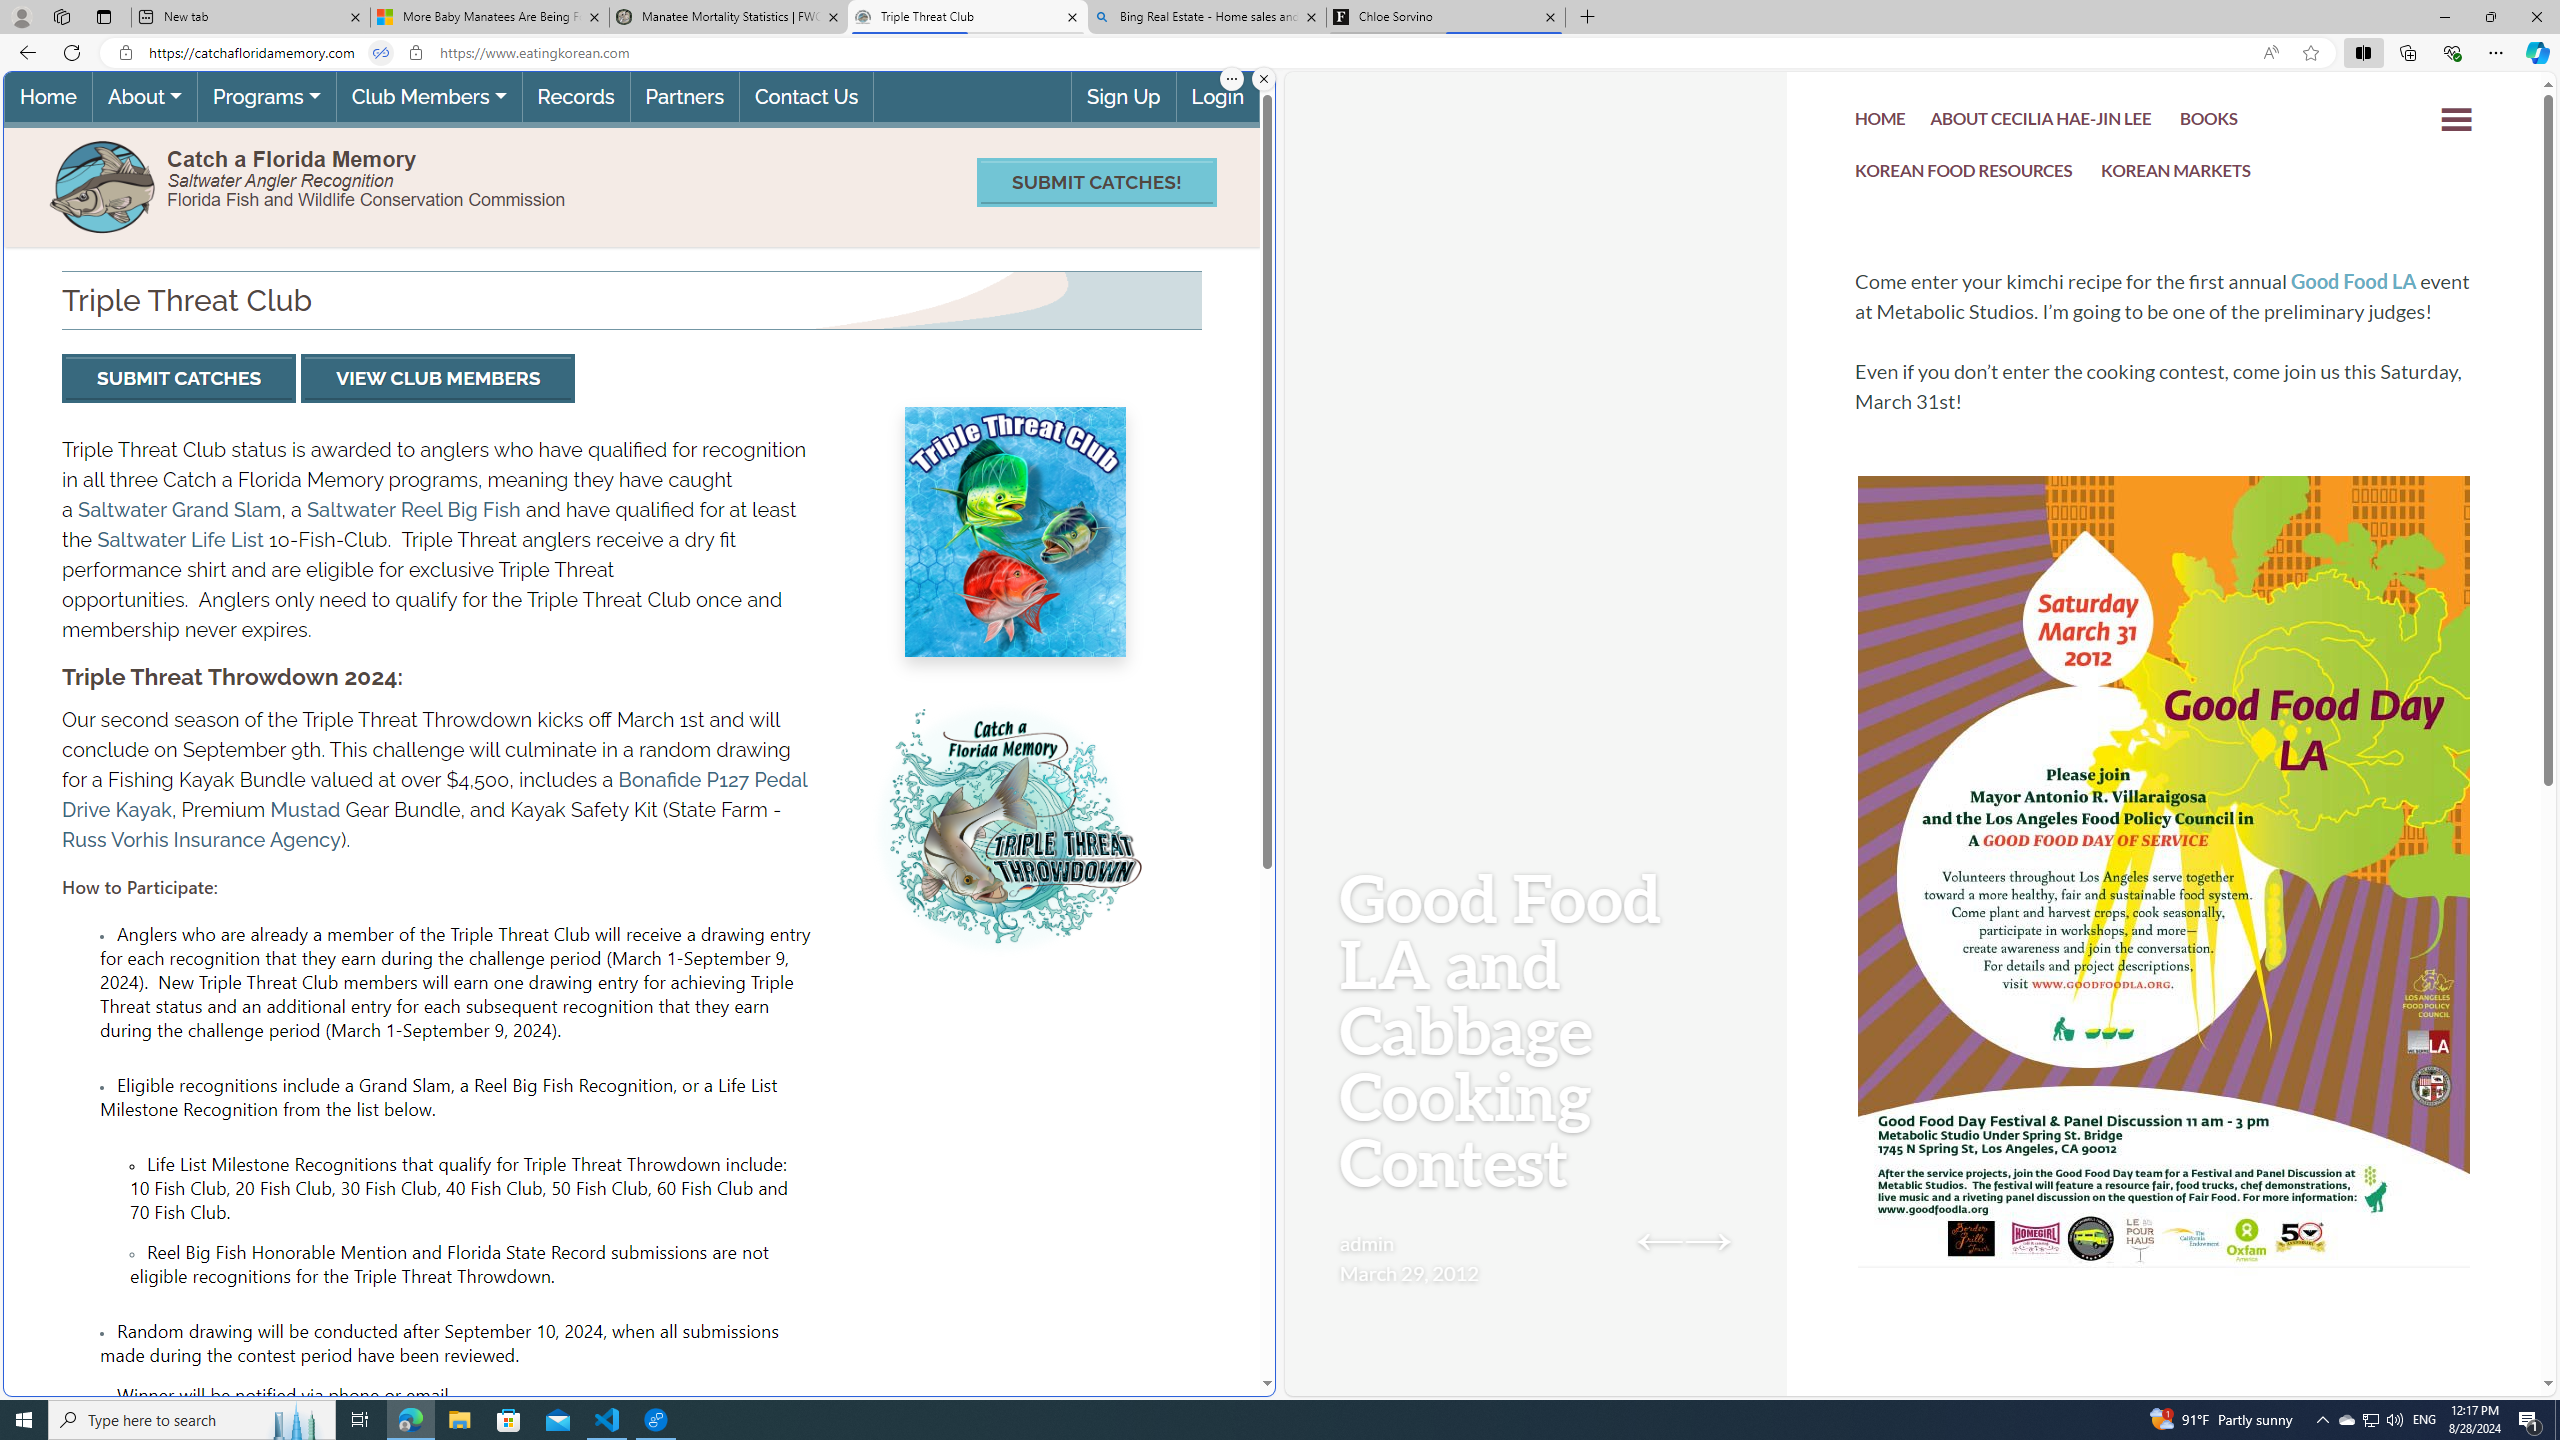 The image size is (2560, 1440). What do you see at coordinates (2041, 122) in the screenshot?
I see `'ABOUT CECILIA HAE-JIN LEE'` at bounding box center [2041, 122].